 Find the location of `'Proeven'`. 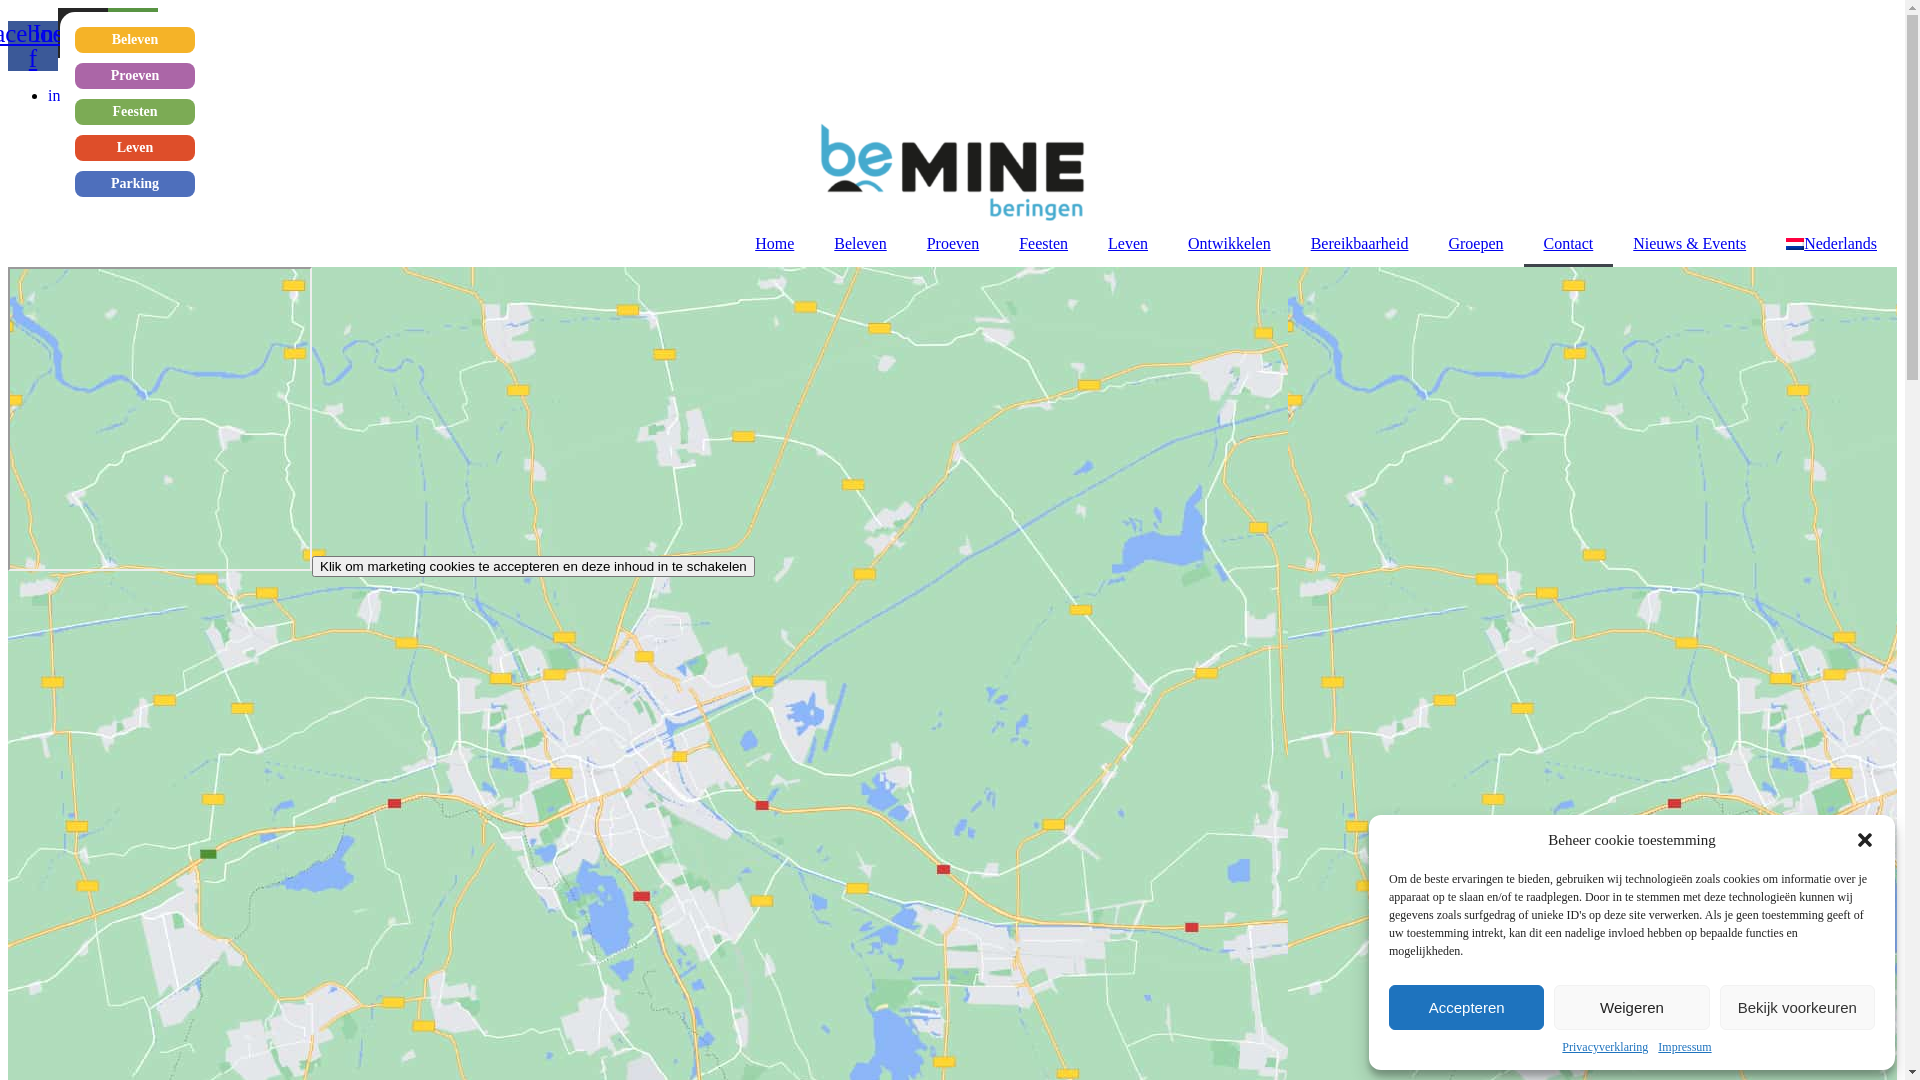

'Proeven' is located at coordinates (952, 242).